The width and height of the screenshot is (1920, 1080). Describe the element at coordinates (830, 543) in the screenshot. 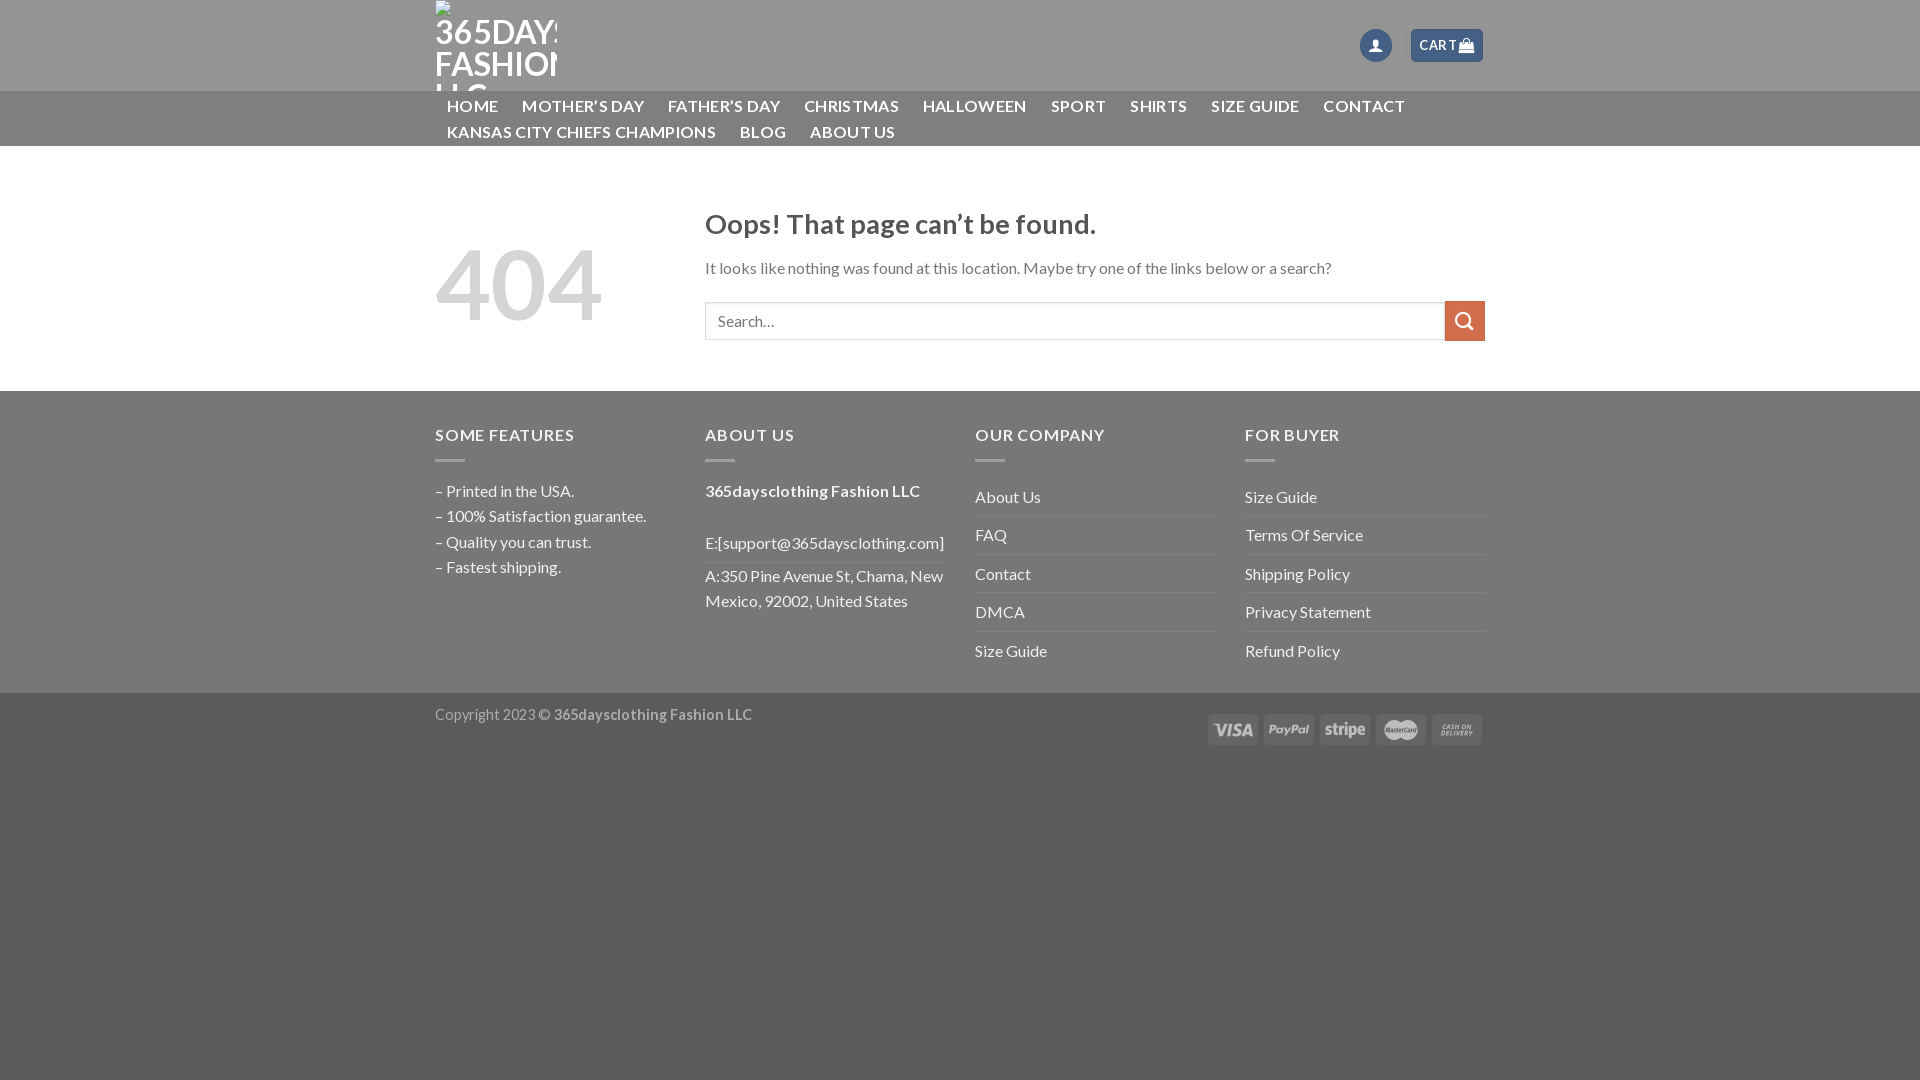

I see `'[support@365daysclothing.com]'` at that location.